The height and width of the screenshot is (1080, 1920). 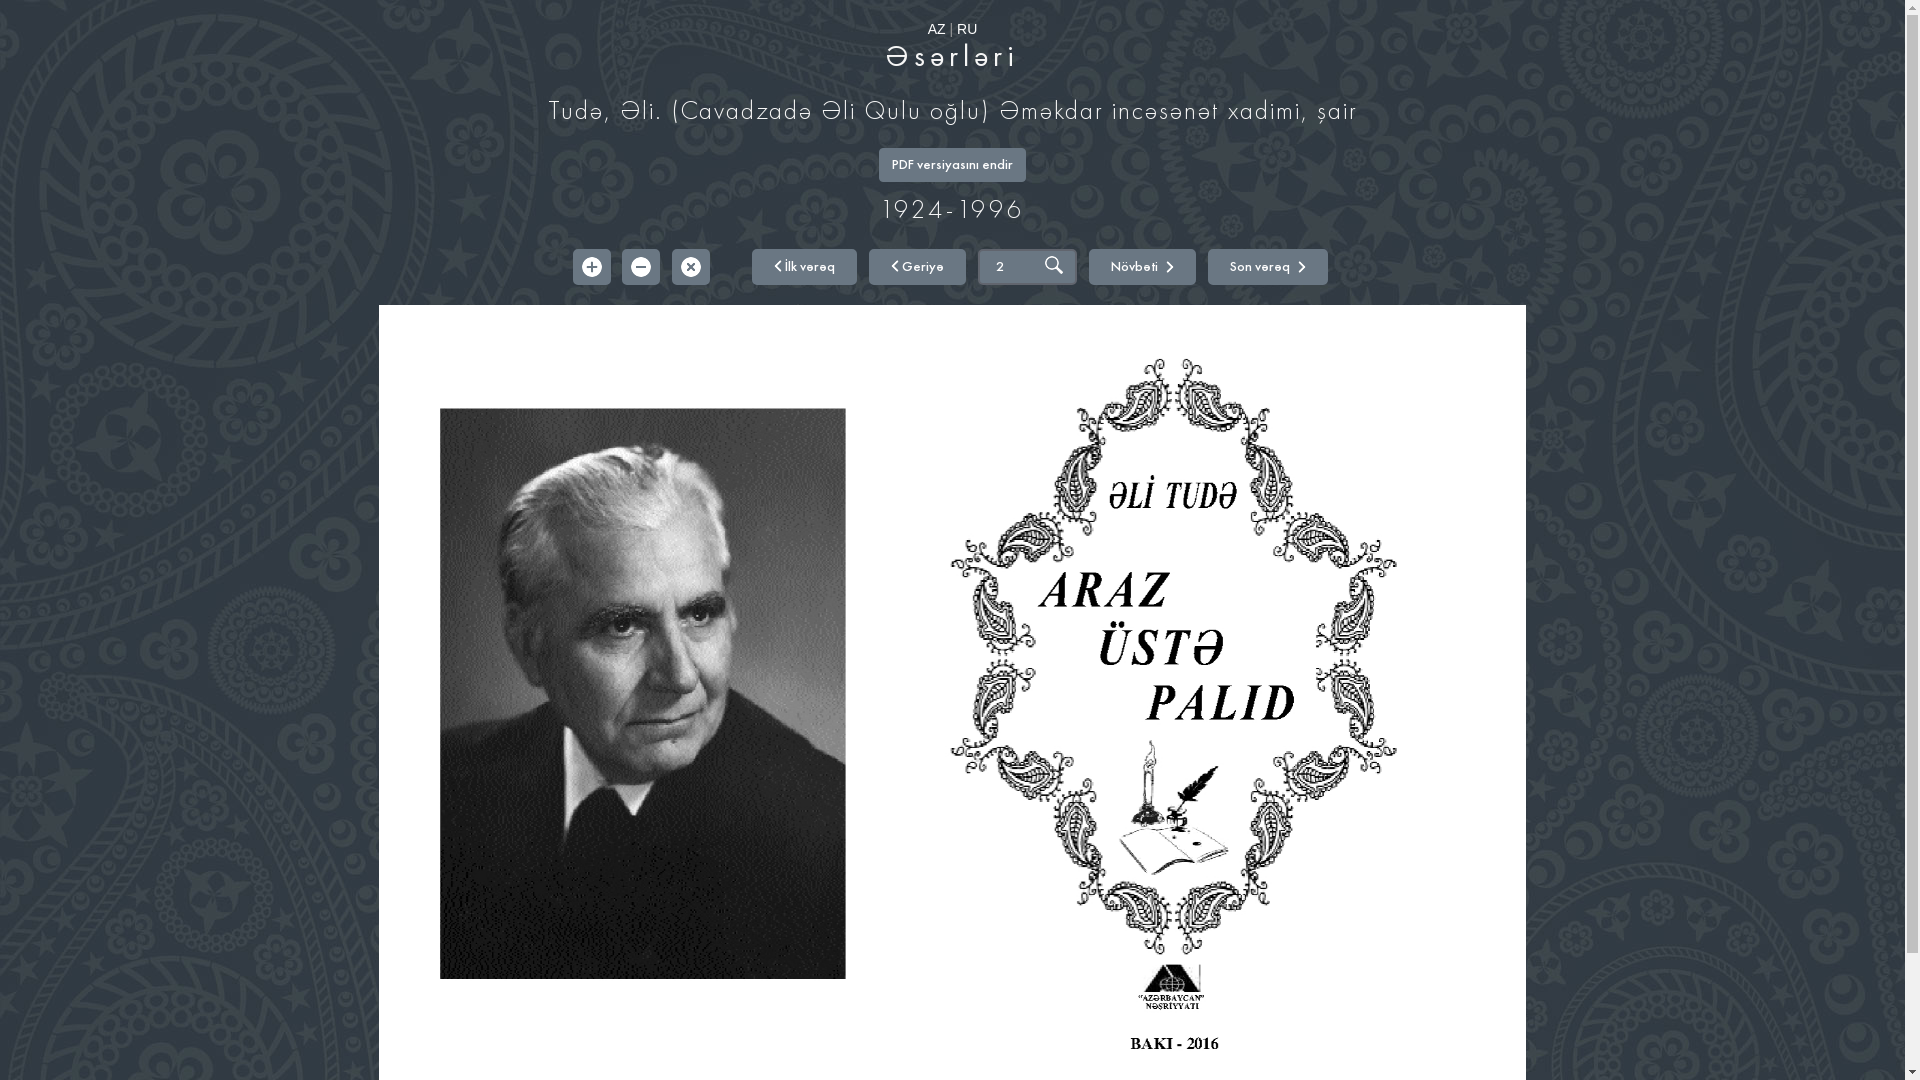 What do you see at coordinates (966, 29) in the screenshot?
I see `'RU'` at bounding box center [966, 29].